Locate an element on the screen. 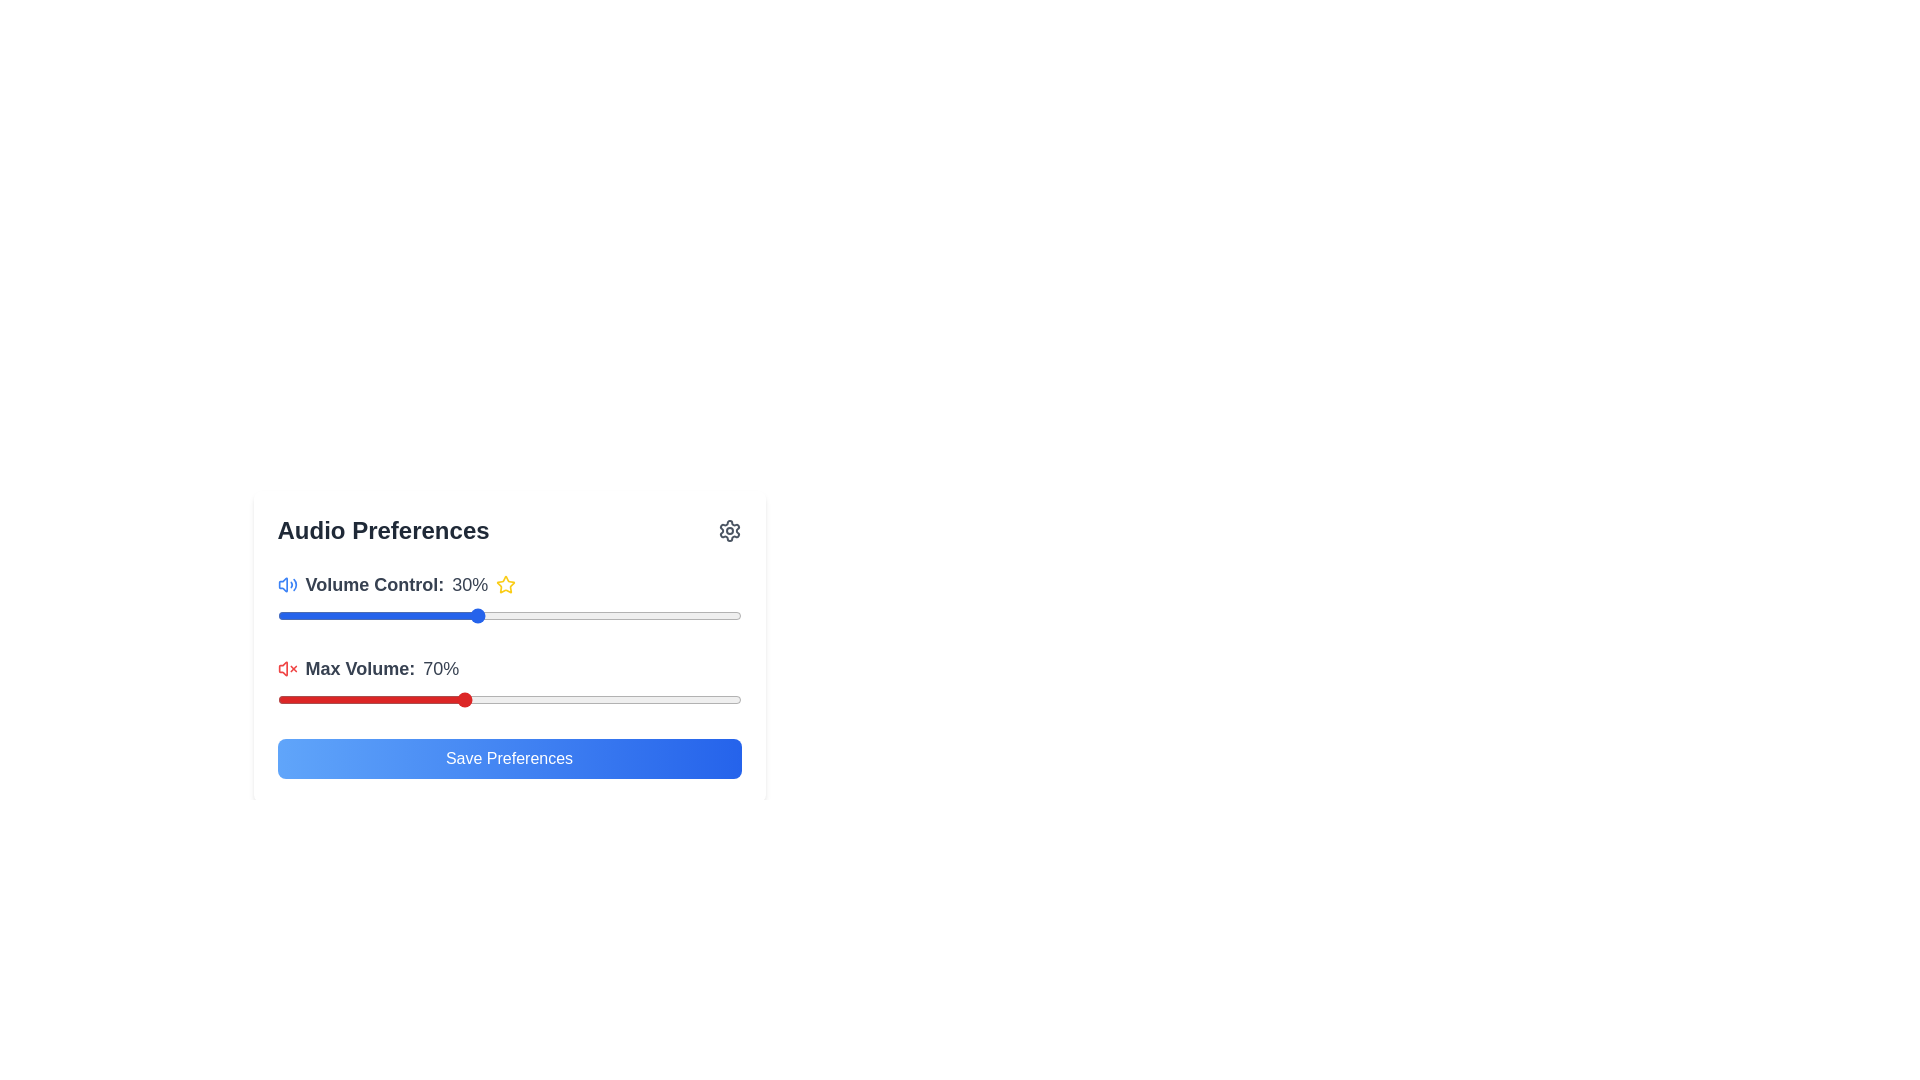 The width and height of the screenshot is (1920, 1080). the blue-colored volume icon with sound waves located in the 'Volume Control' section, positioned to the left of '30%' and above the blue progress bar is located at coordinates (286, 585).